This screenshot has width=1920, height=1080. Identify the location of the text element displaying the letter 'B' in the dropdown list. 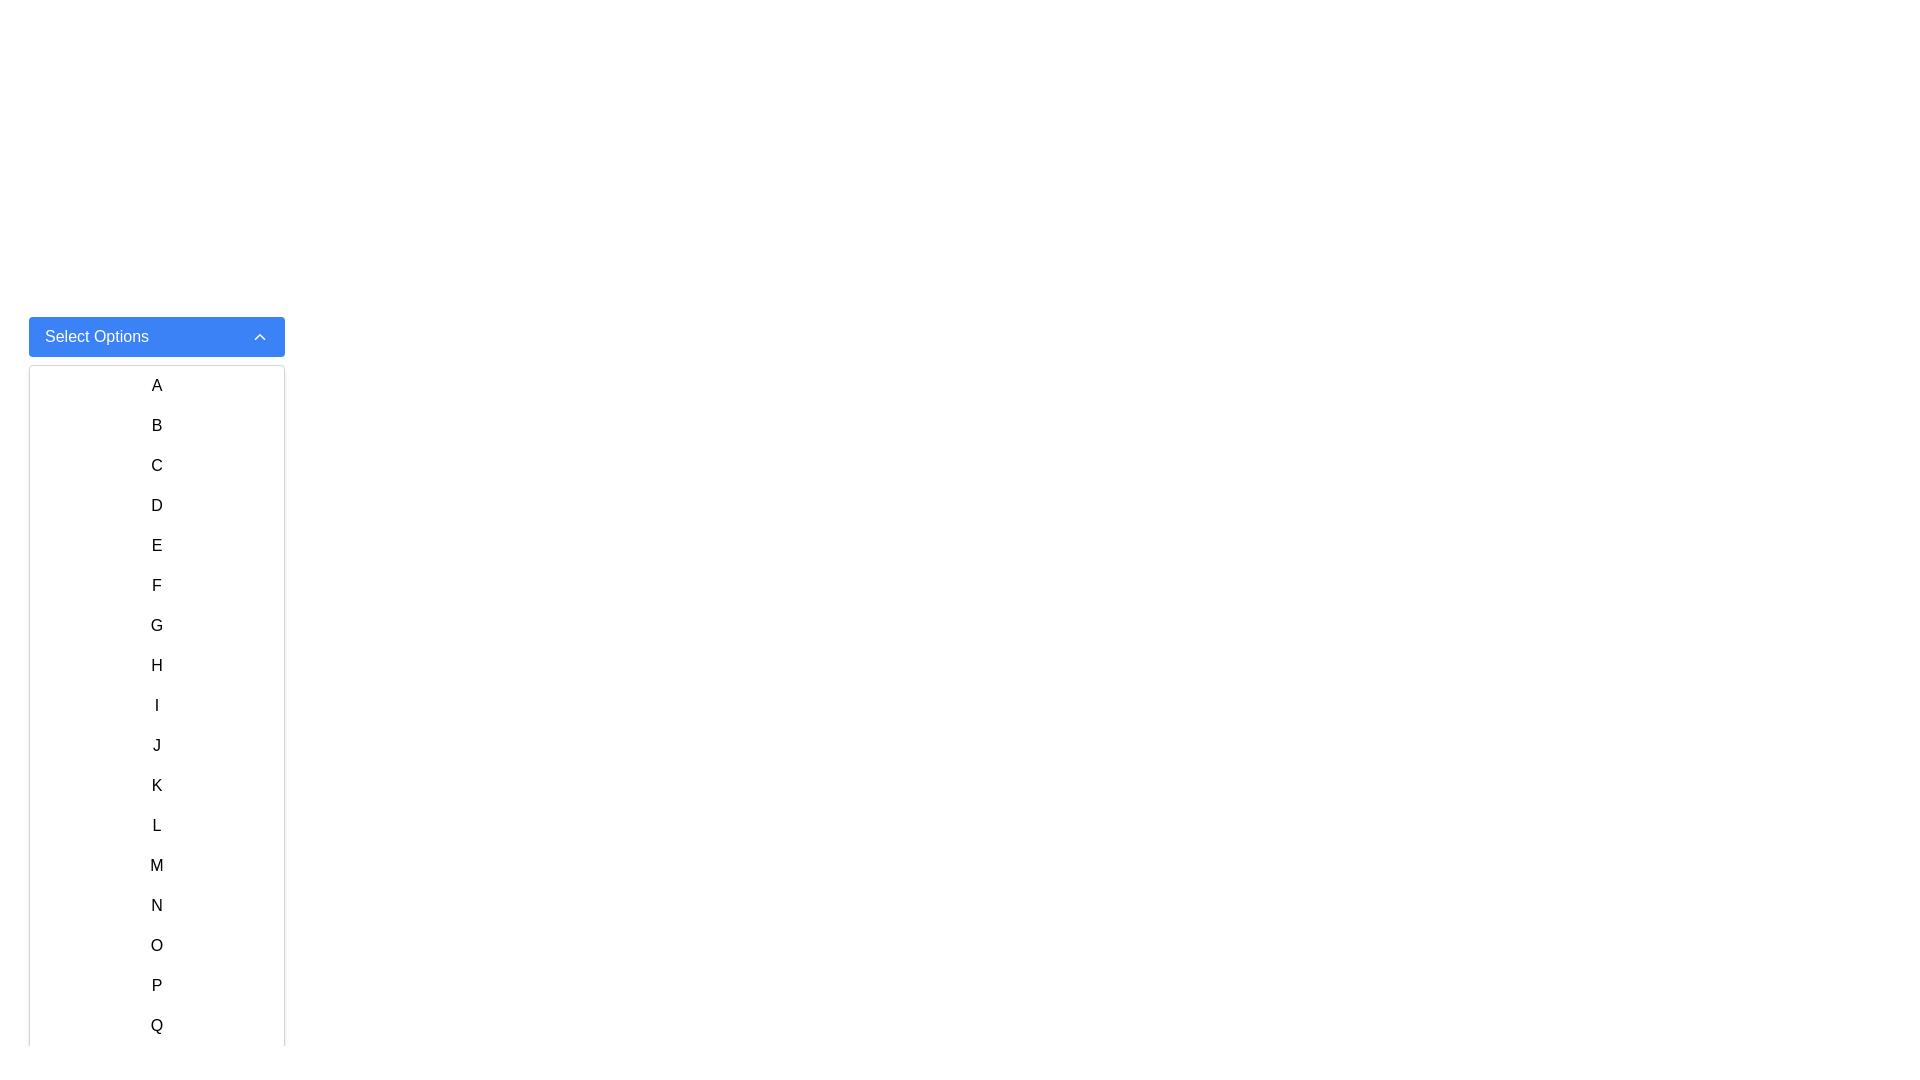
(156, 424).